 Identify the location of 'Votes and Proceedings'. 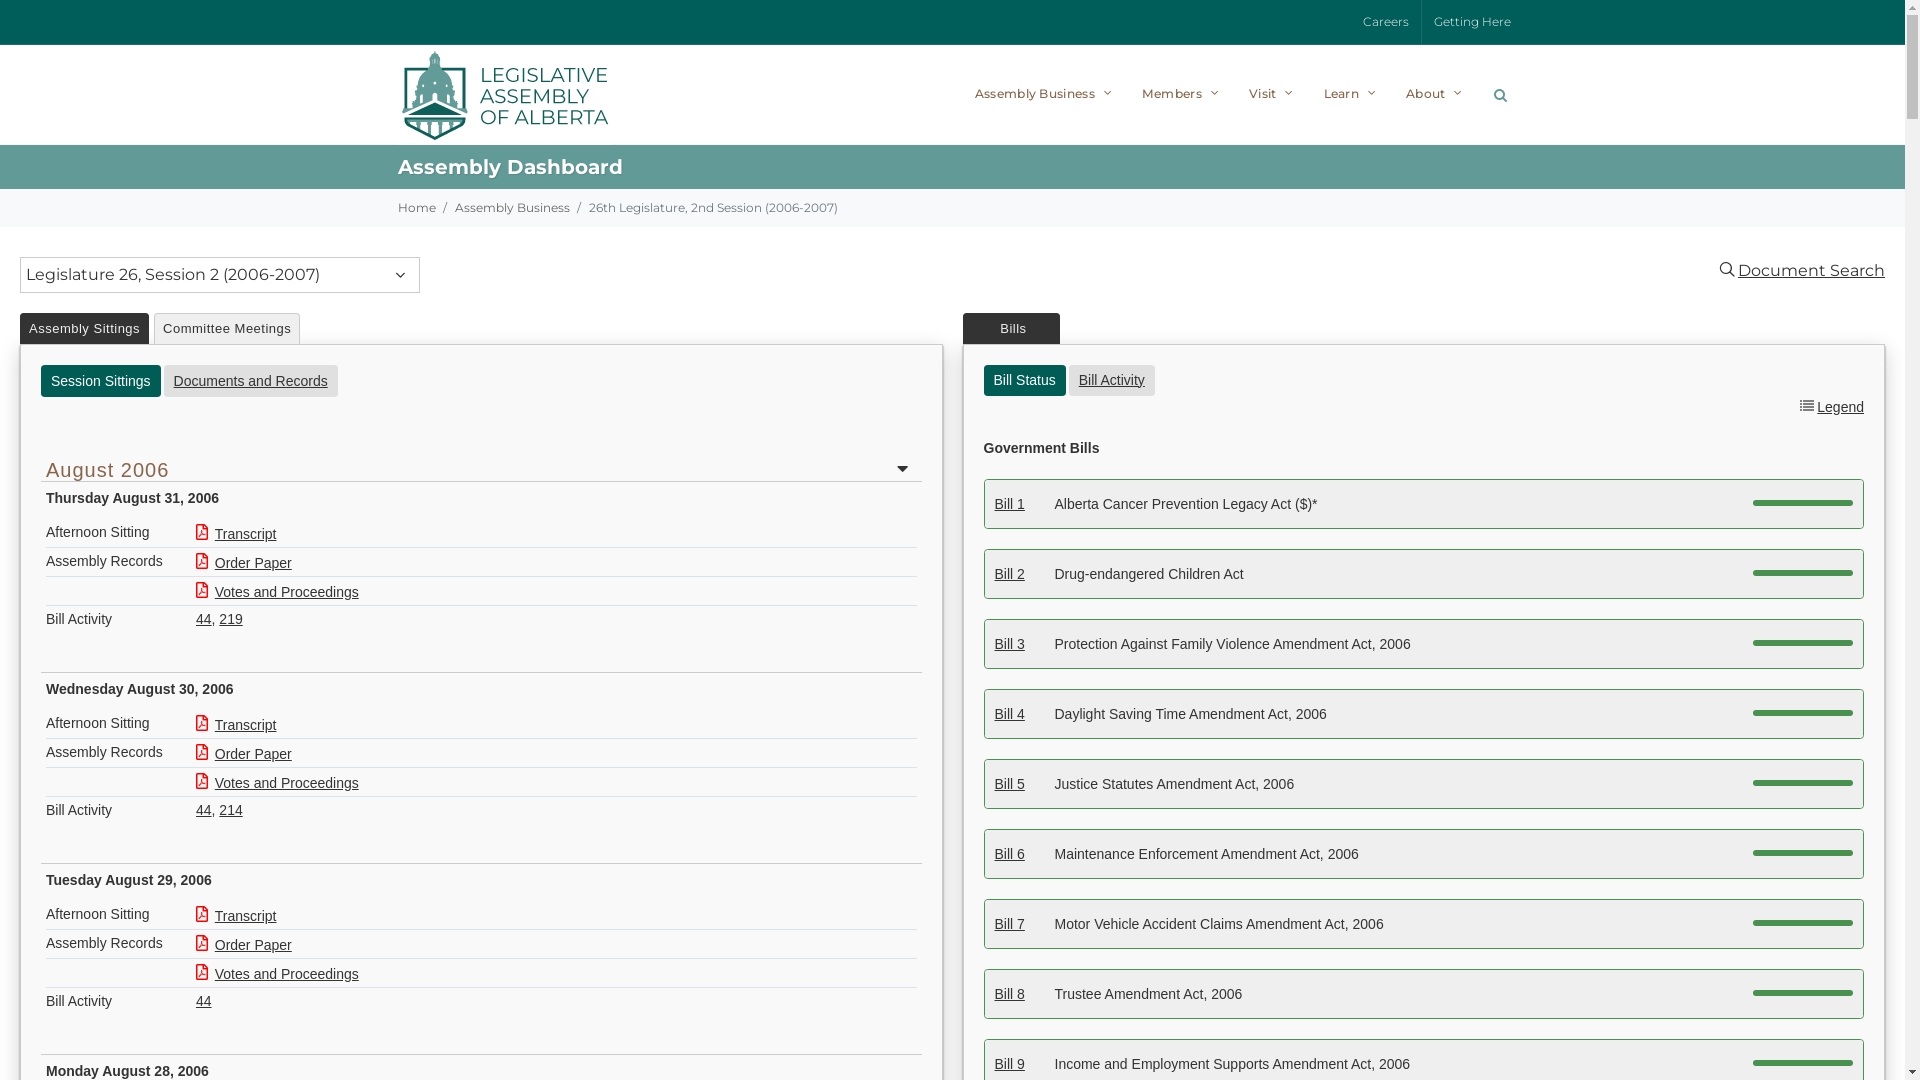
(276, 590).